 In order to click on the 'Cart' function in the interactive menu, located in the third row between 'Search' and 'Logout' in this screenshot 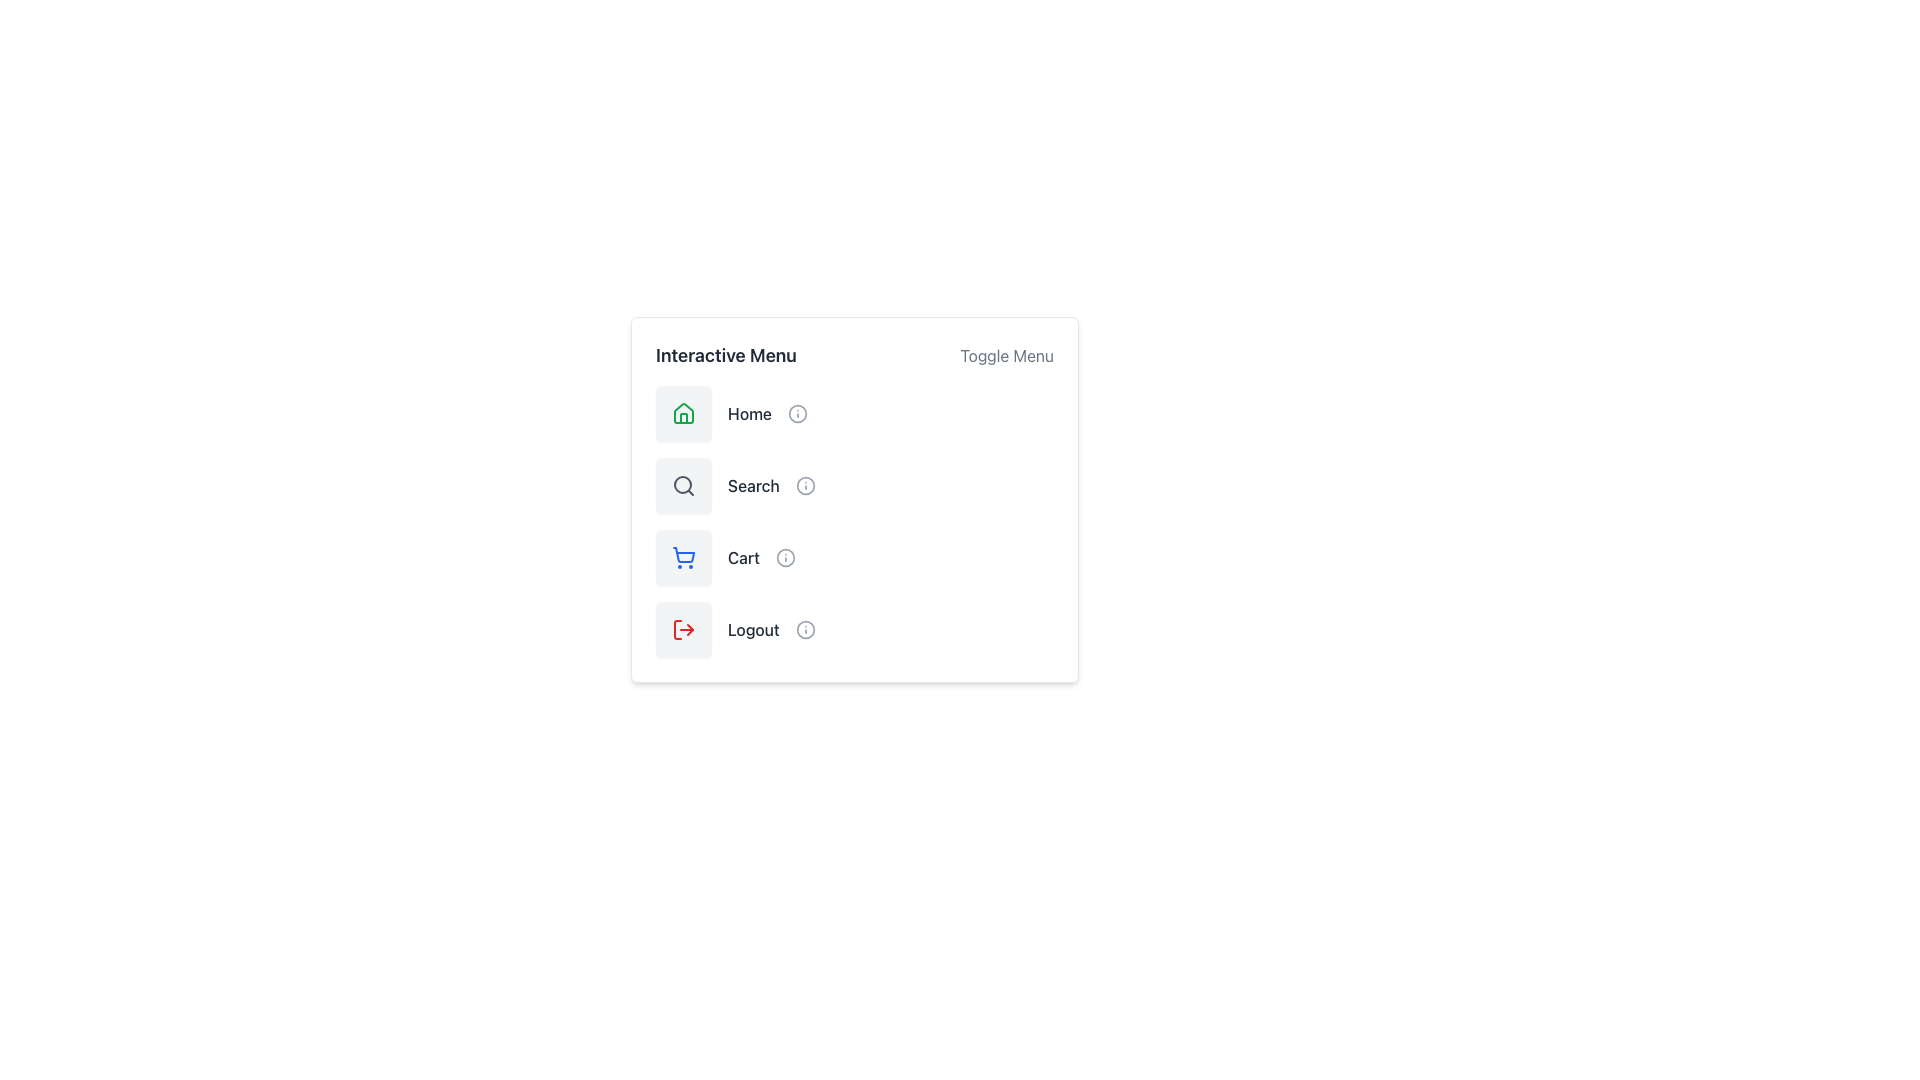, I will do `click(684, 558)`.